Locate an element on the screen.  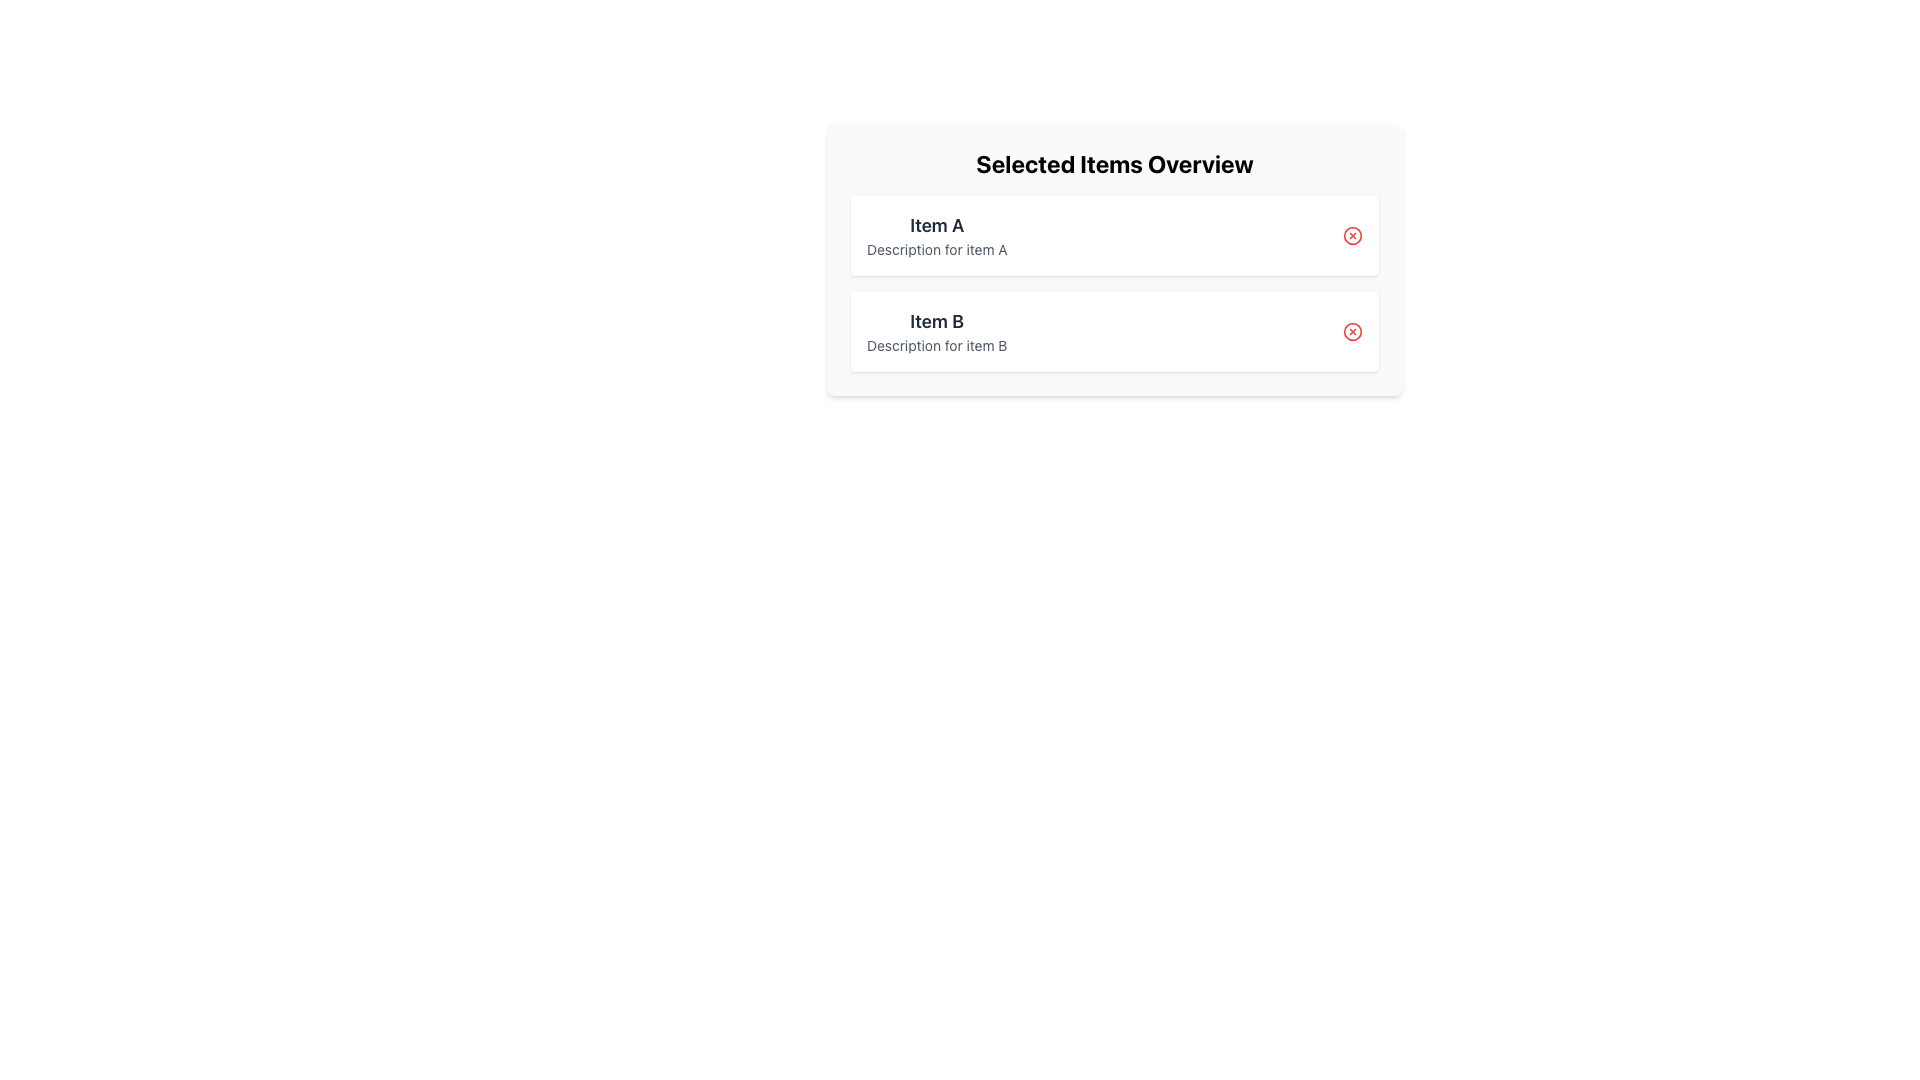
the red-bordered circular button with a white background containing an 'X' symbol, located to the right of 'Item A' is located at coordinates (1353, 234).